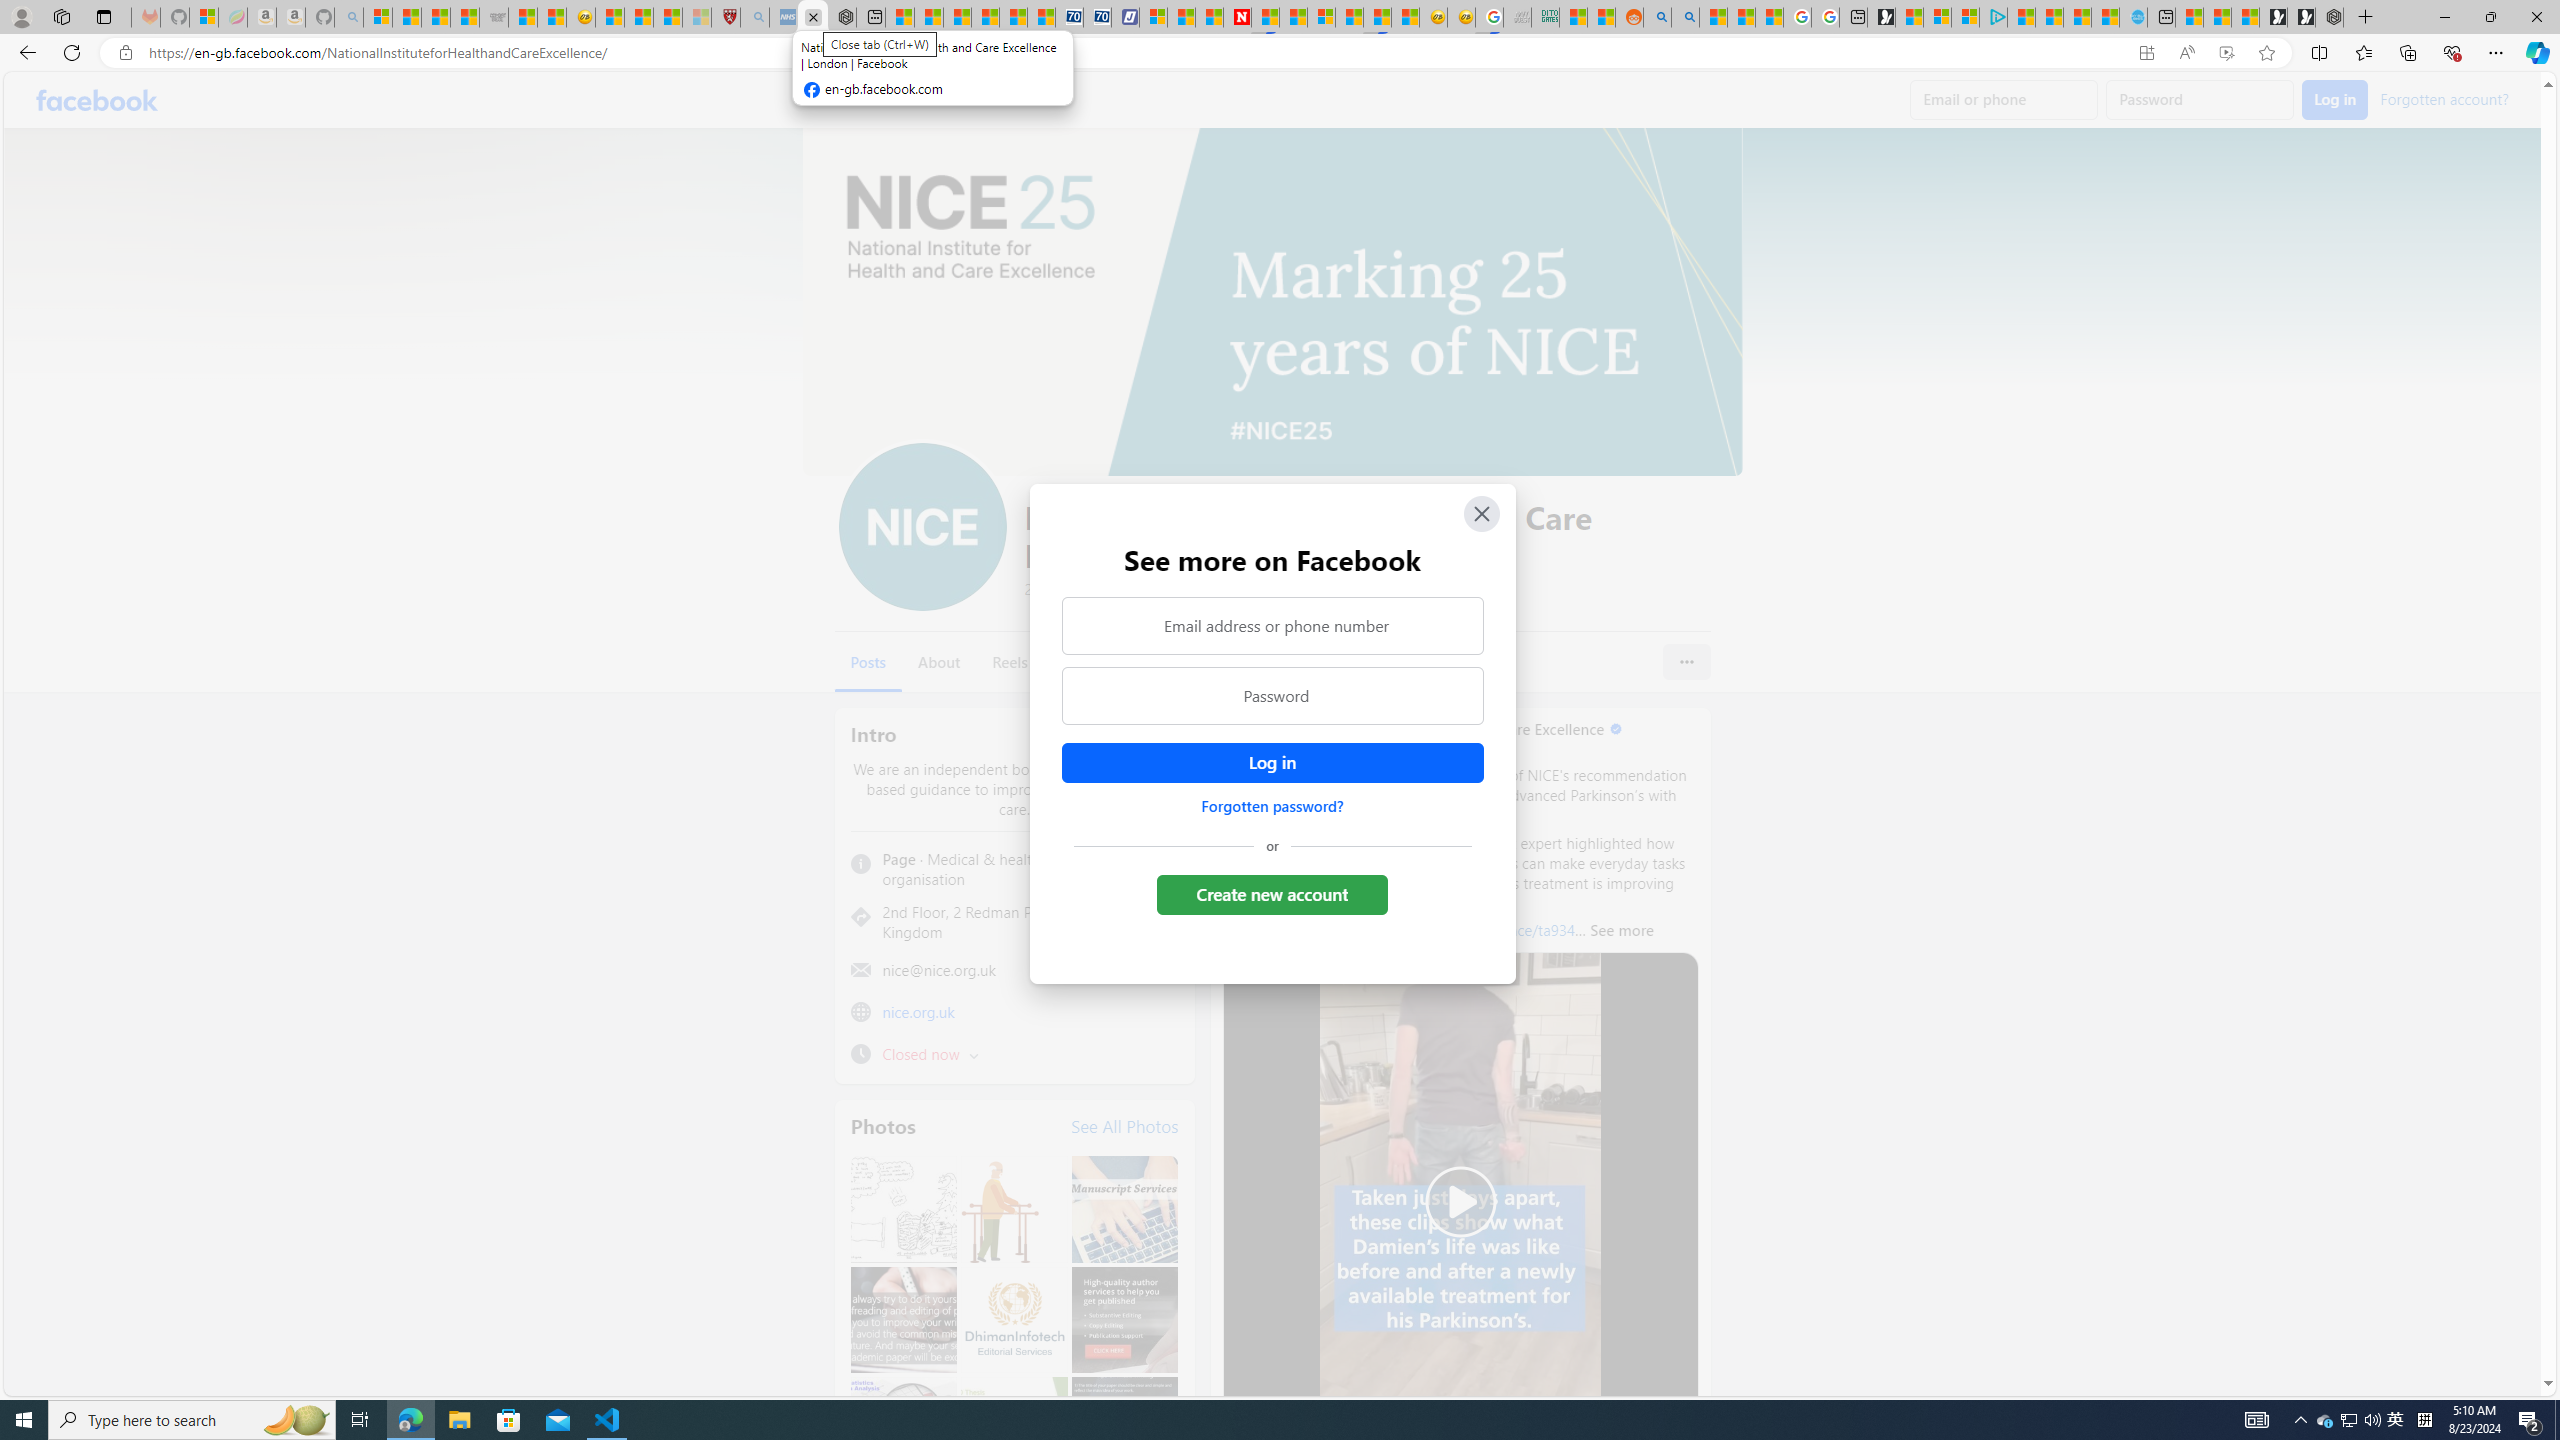 The image size is (2560, 1440). What do you see at coordinates (97, 99) in the screenshot?
I see `'Facebook'` at bounding box center [97, 99].